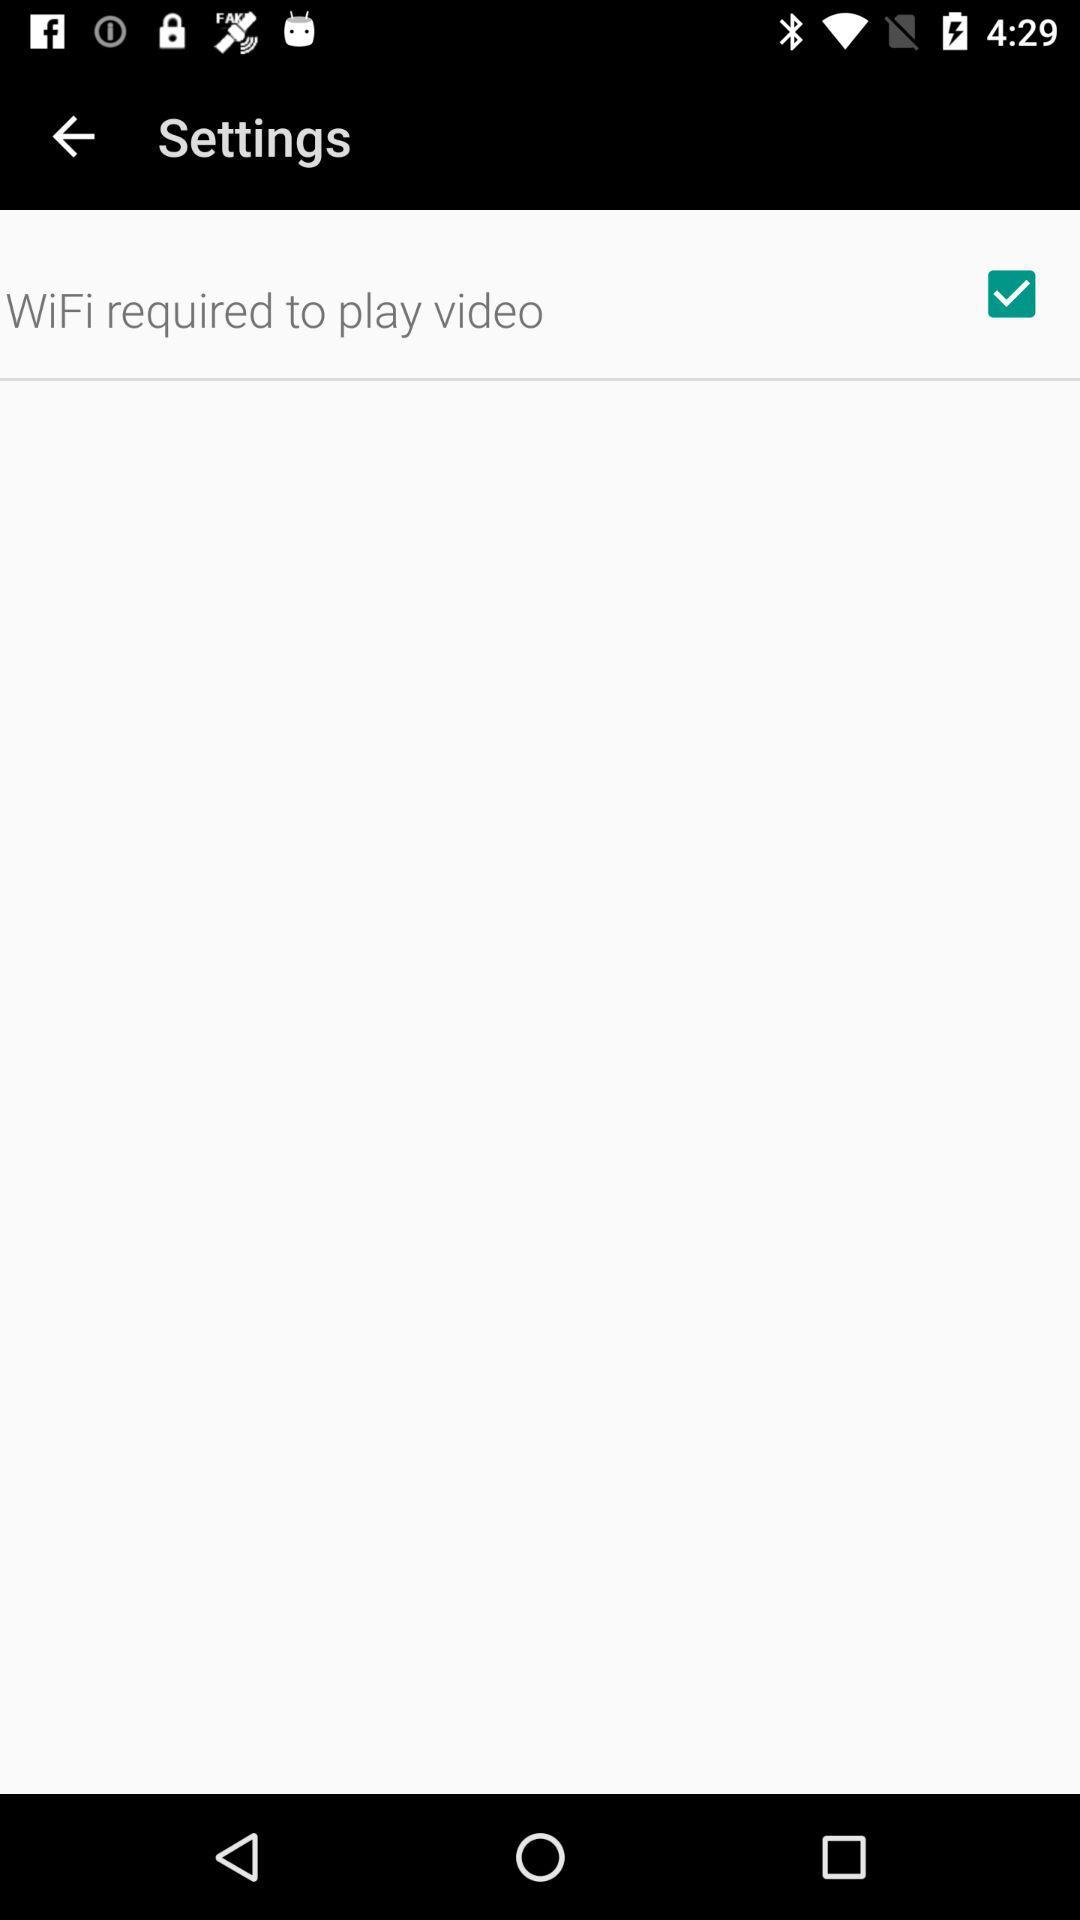  I want to click on the app to the right of the wifi required to icon, so click(1011, 292).